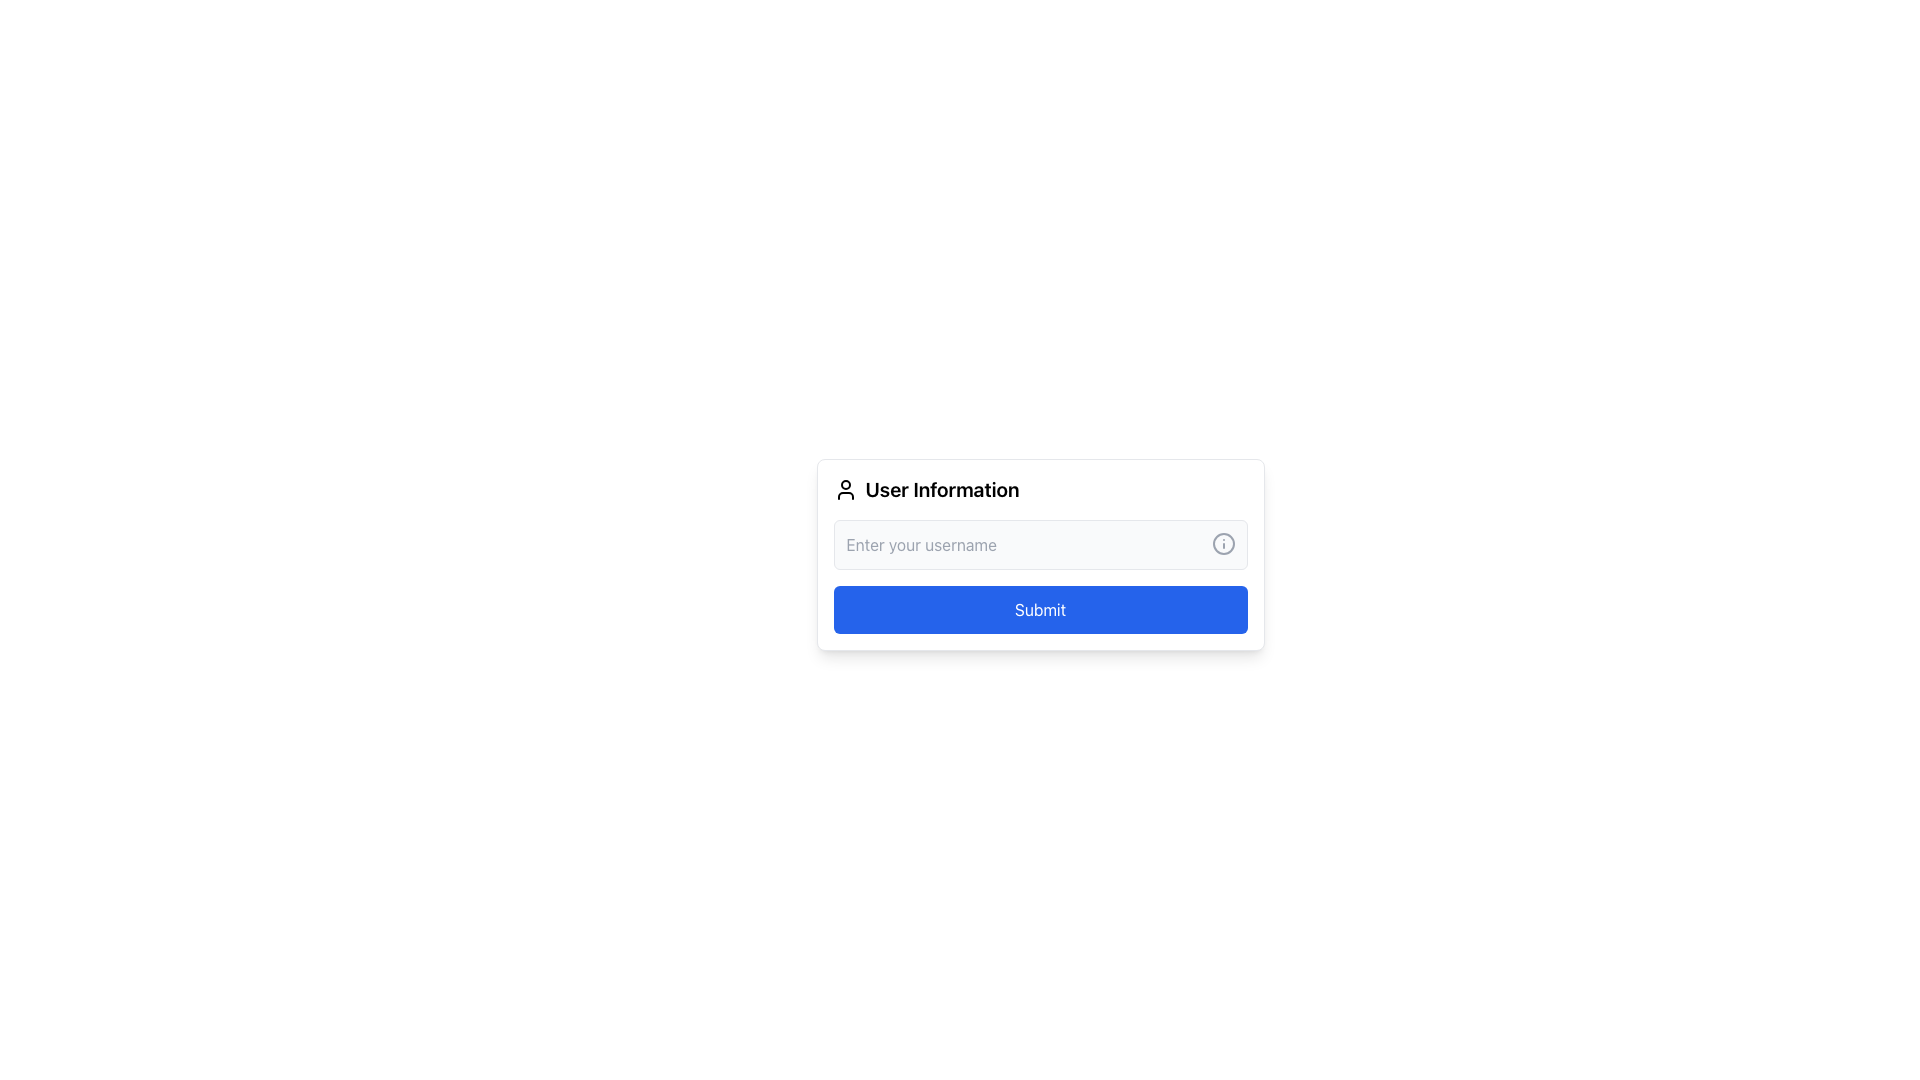  I want to click on the title text element located in the upper left portion of the card containing the form, positioned to the right of the icon, so click(941, 489).